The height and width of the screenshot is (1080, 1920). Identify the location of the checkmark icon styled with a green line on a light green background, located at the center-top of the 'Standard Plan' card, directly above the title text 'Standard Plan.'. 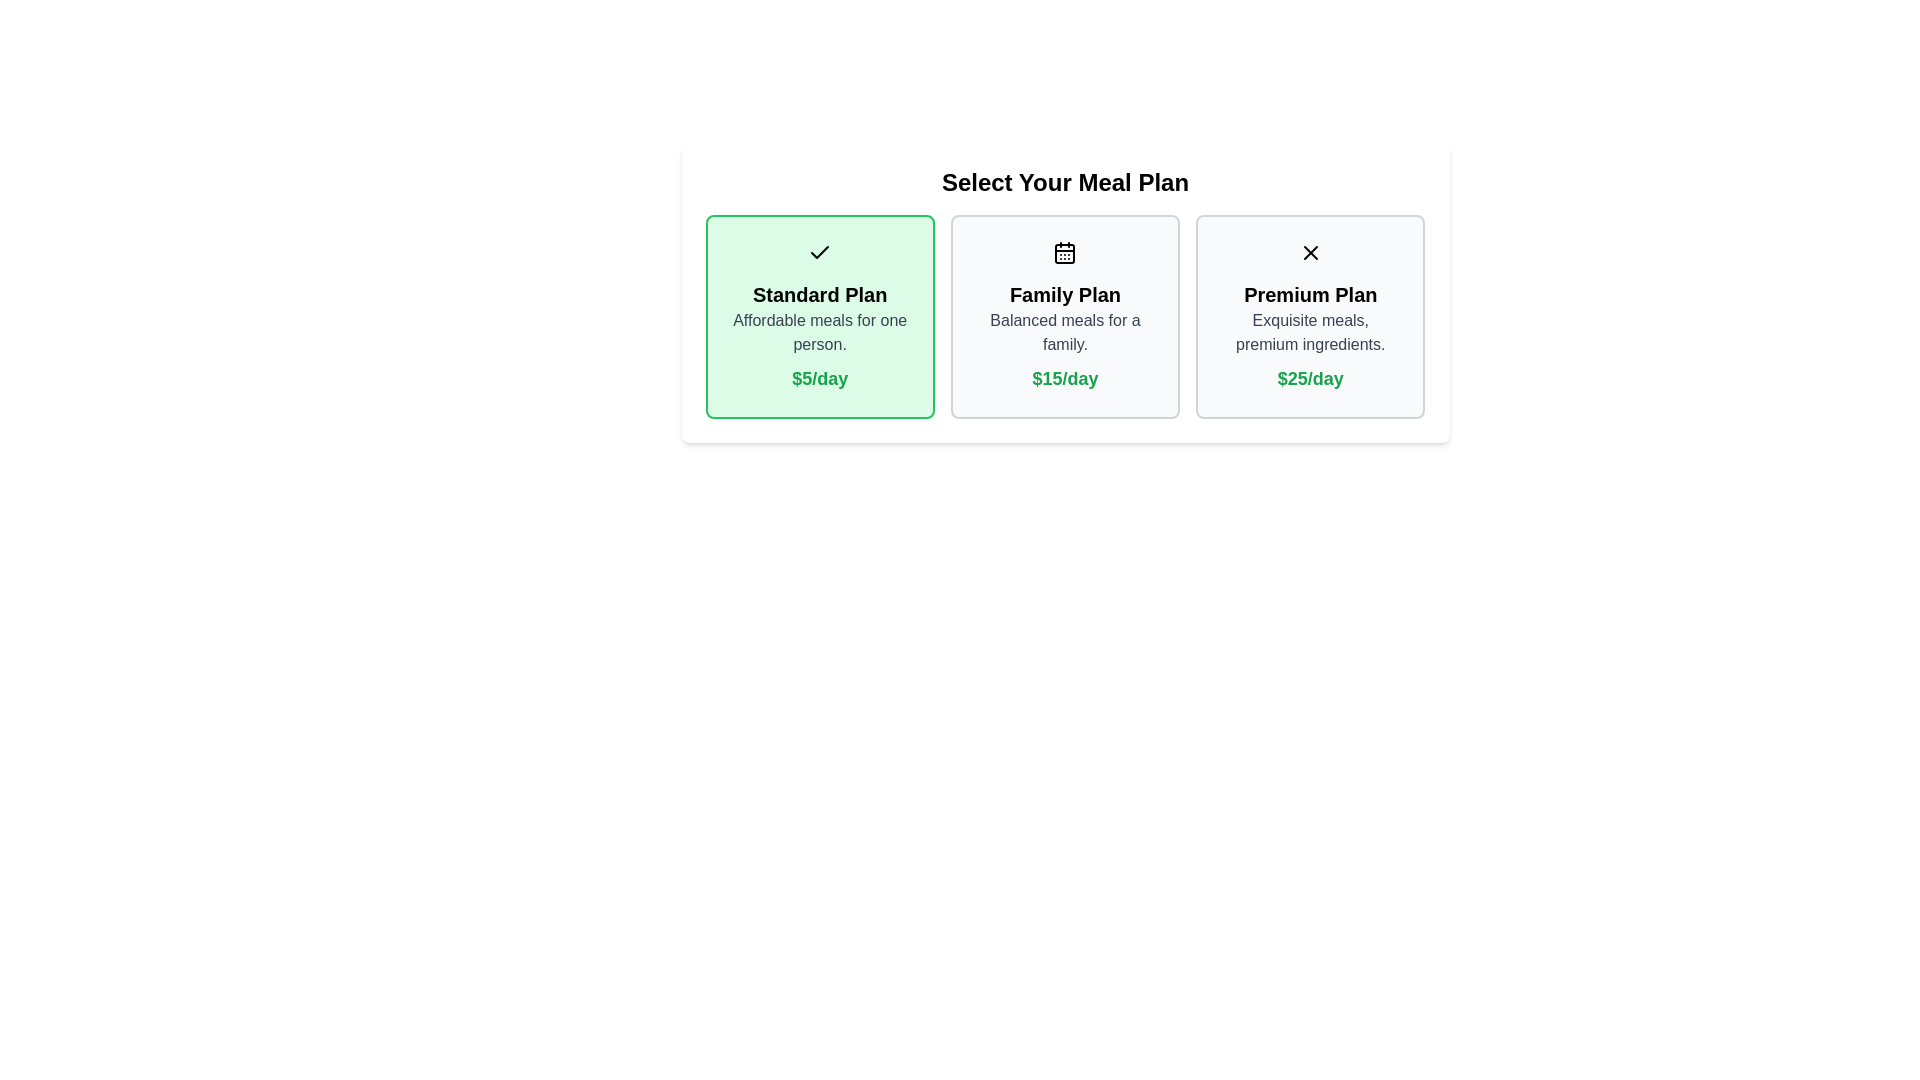
(820, 252).